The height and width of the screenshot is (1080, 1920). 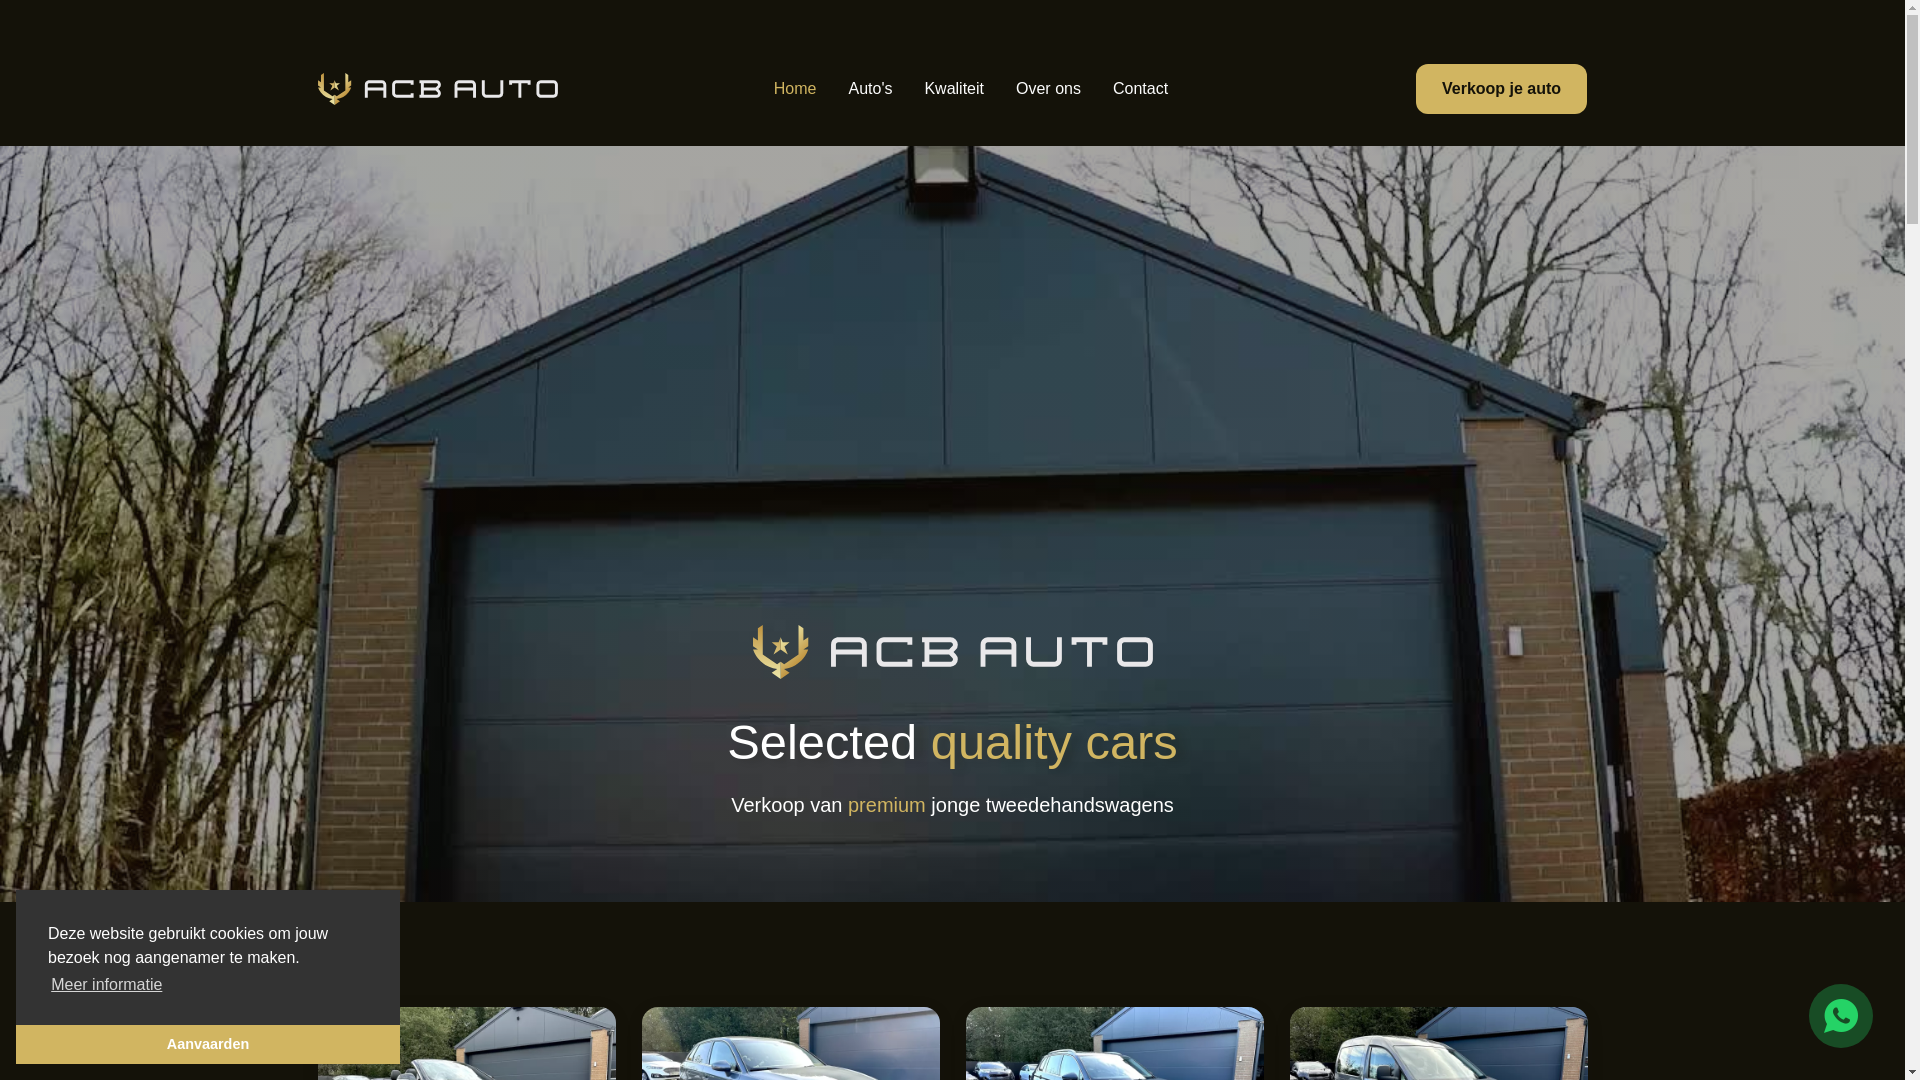 I want to click on 'Aanvaarden', so click(x=207, y=1043).